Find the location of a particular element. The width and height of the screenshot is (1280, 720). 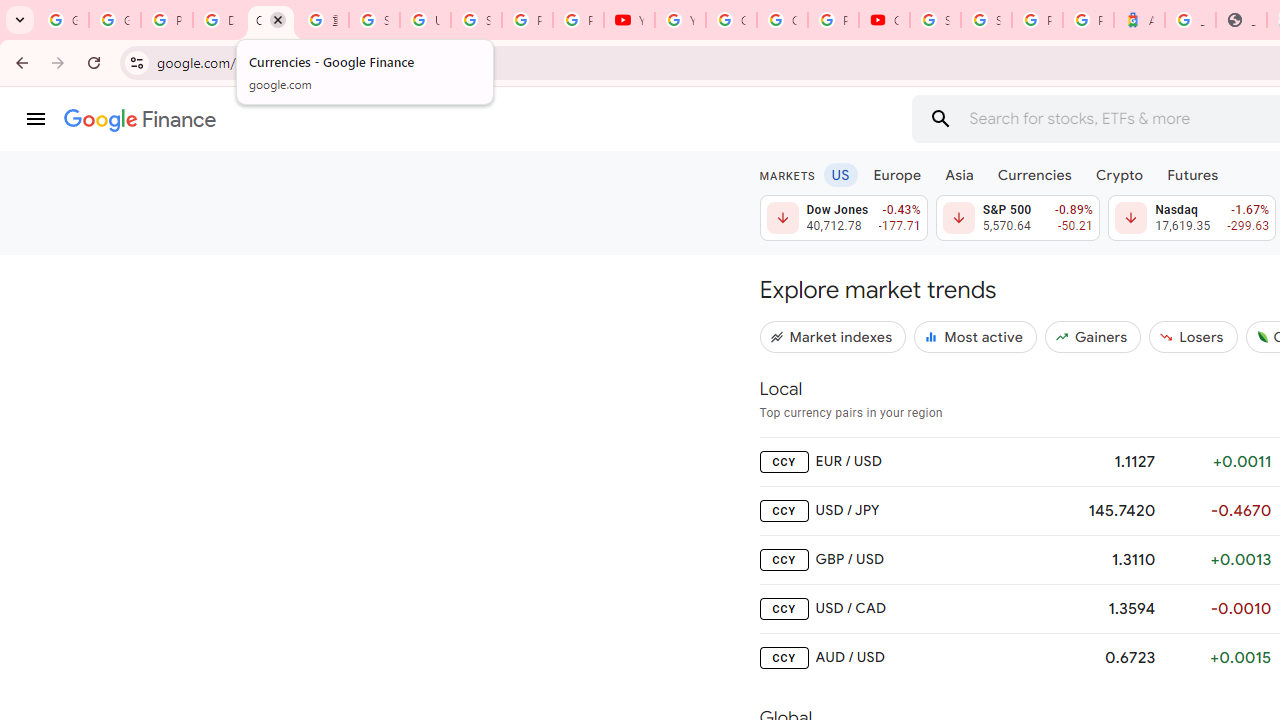

'Crypto' is located at coordinates (1118, 173).